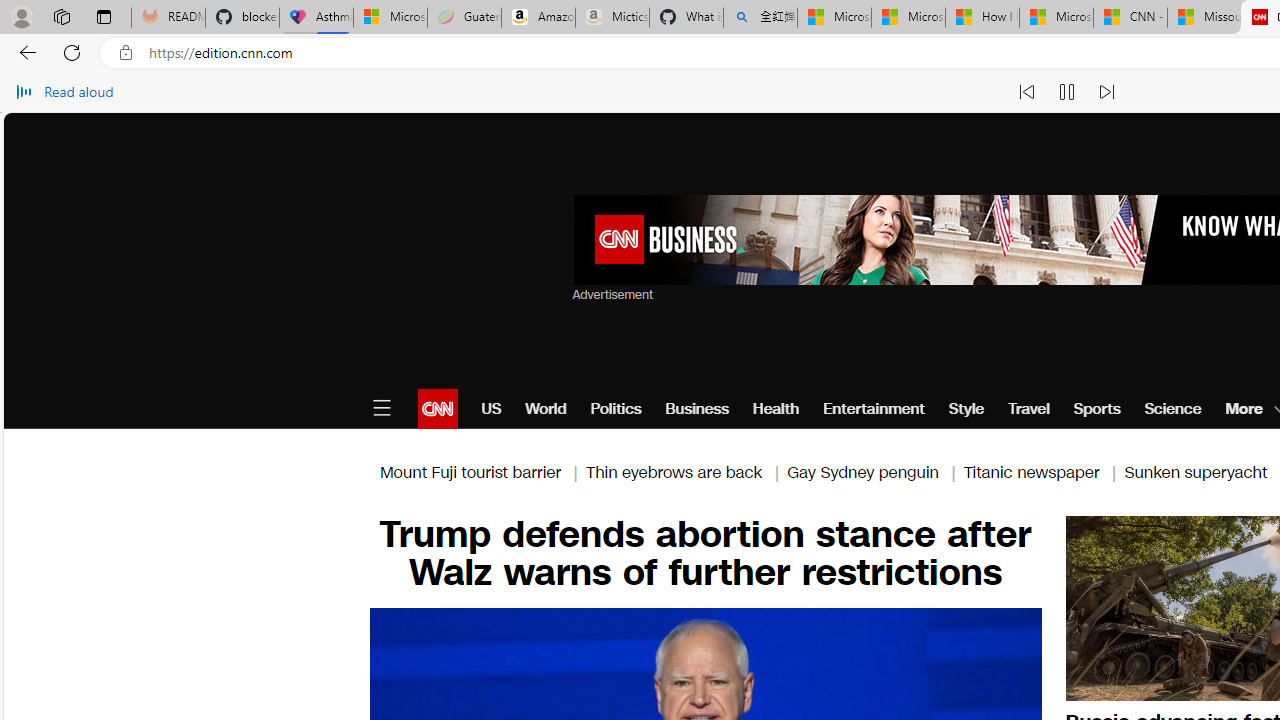 This screenshot has height=720, width=1280. Describe the element at coordinates (1026, 92) in the screenshot. I see `'Read previous paragraph'` at that location.